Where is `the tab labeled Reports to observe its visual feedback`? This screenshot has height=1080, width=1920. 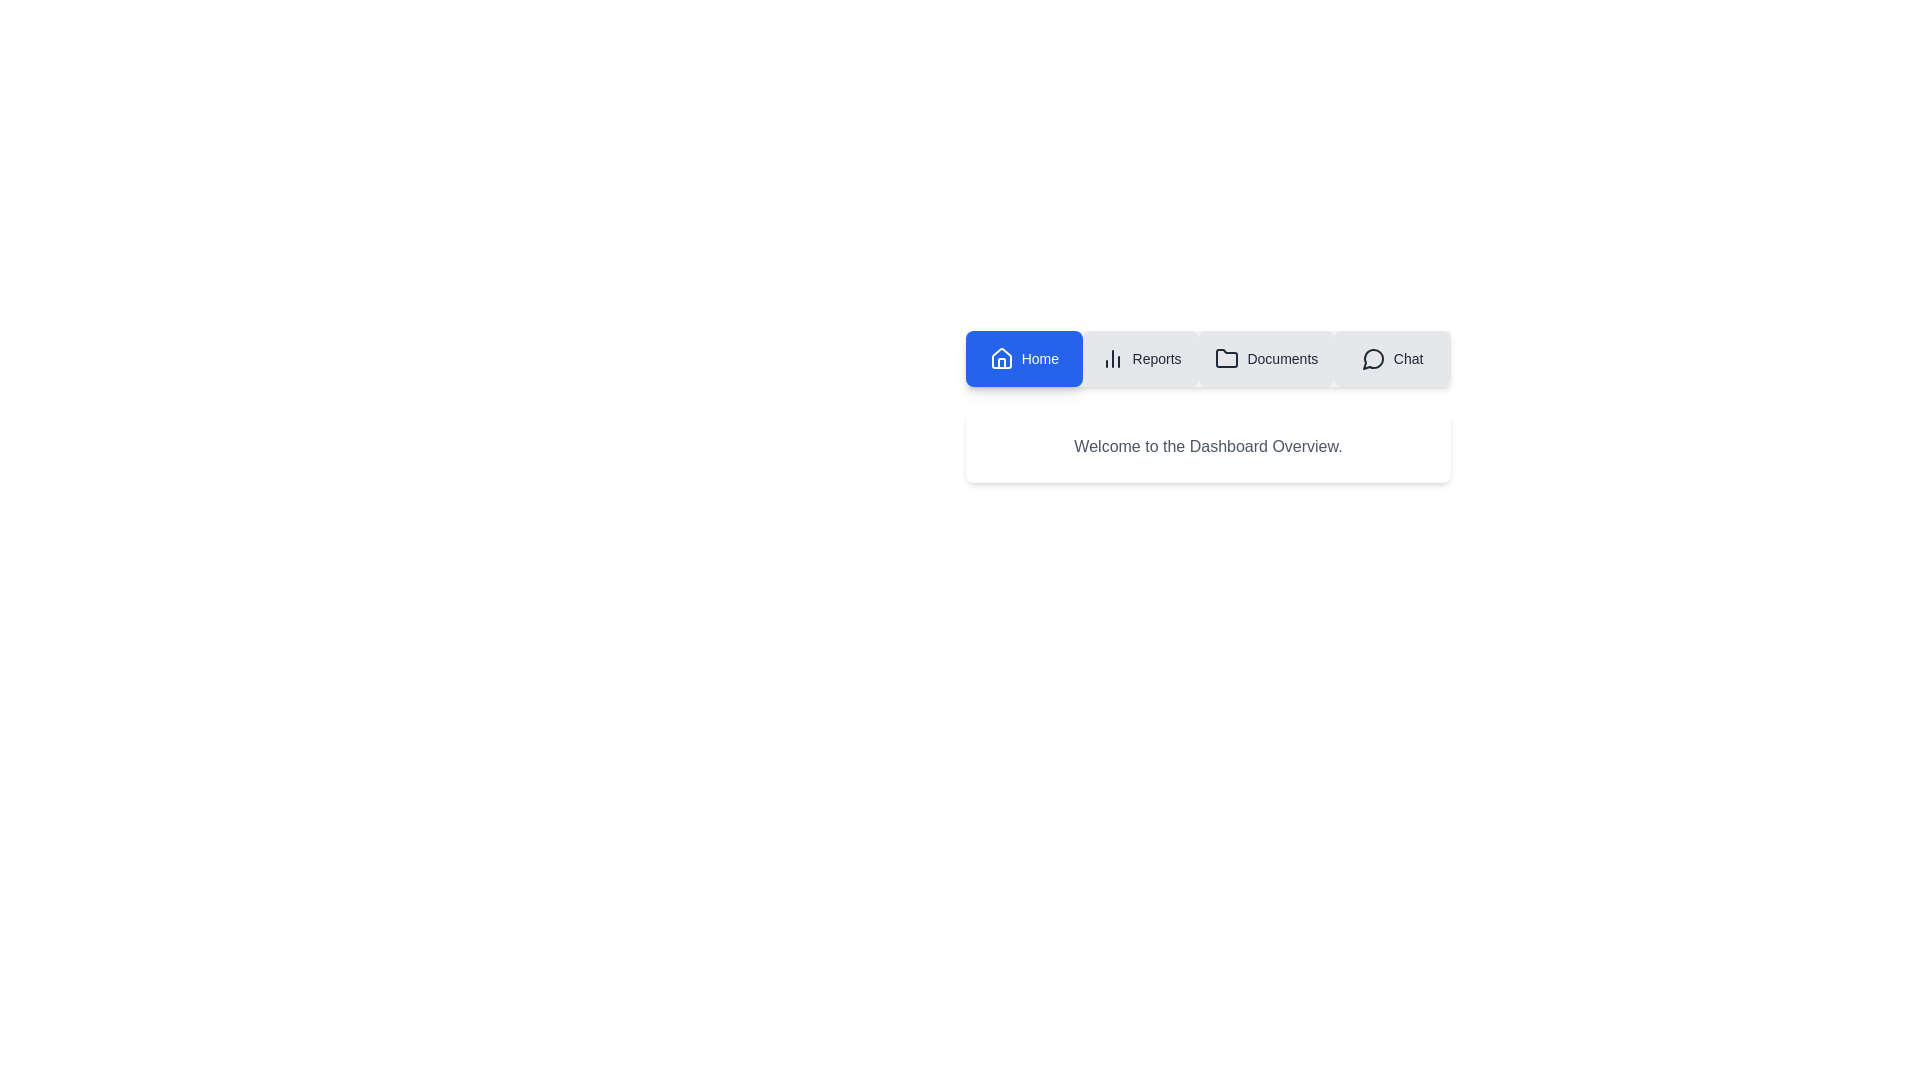
the tab labeled Reports to observe its visual feedback is located at coordinates (1141, 357).